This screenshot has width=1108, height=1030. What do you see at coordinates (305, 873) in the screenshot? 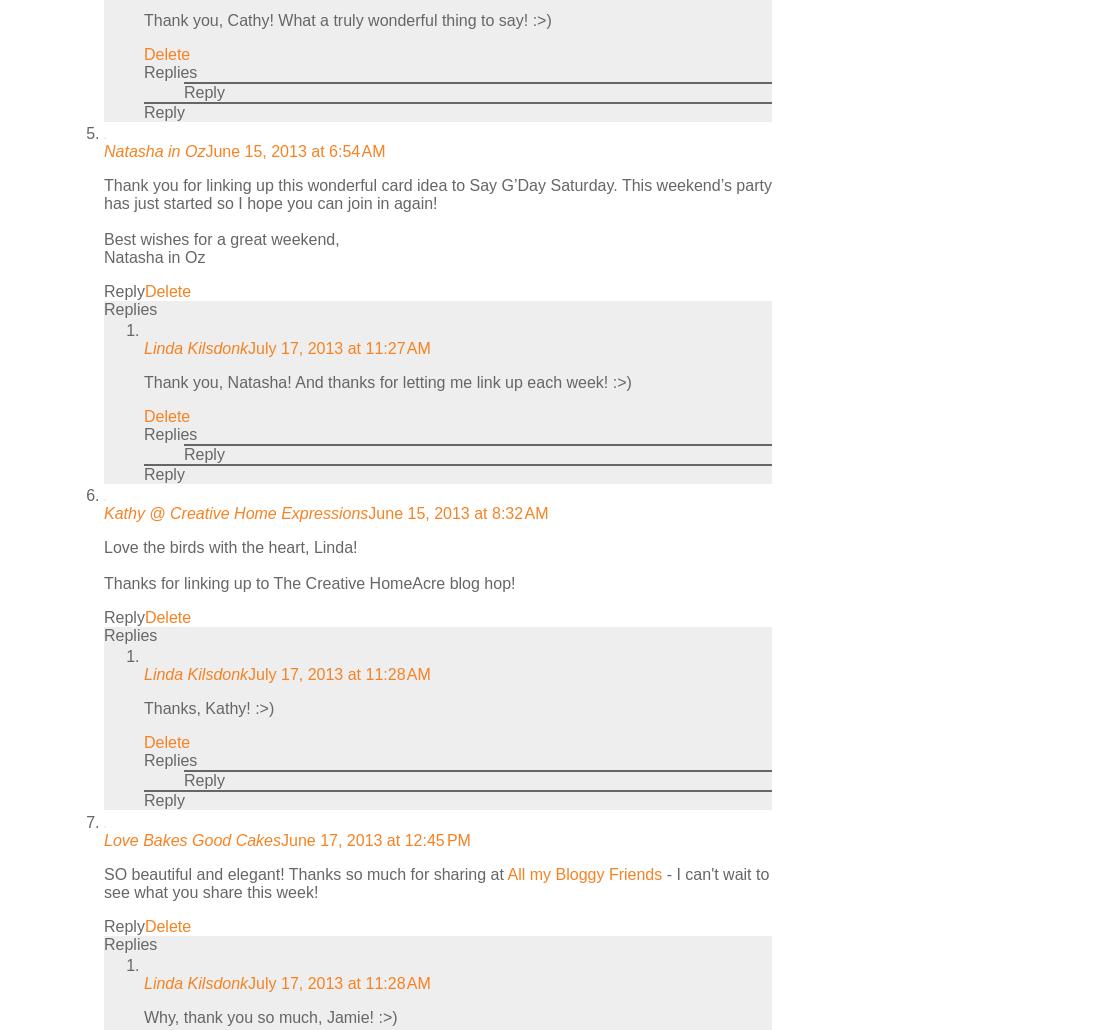
I see `'SO beautiful and elegant! Thanks so much for sharing at'` at bounding box center [305, 873].